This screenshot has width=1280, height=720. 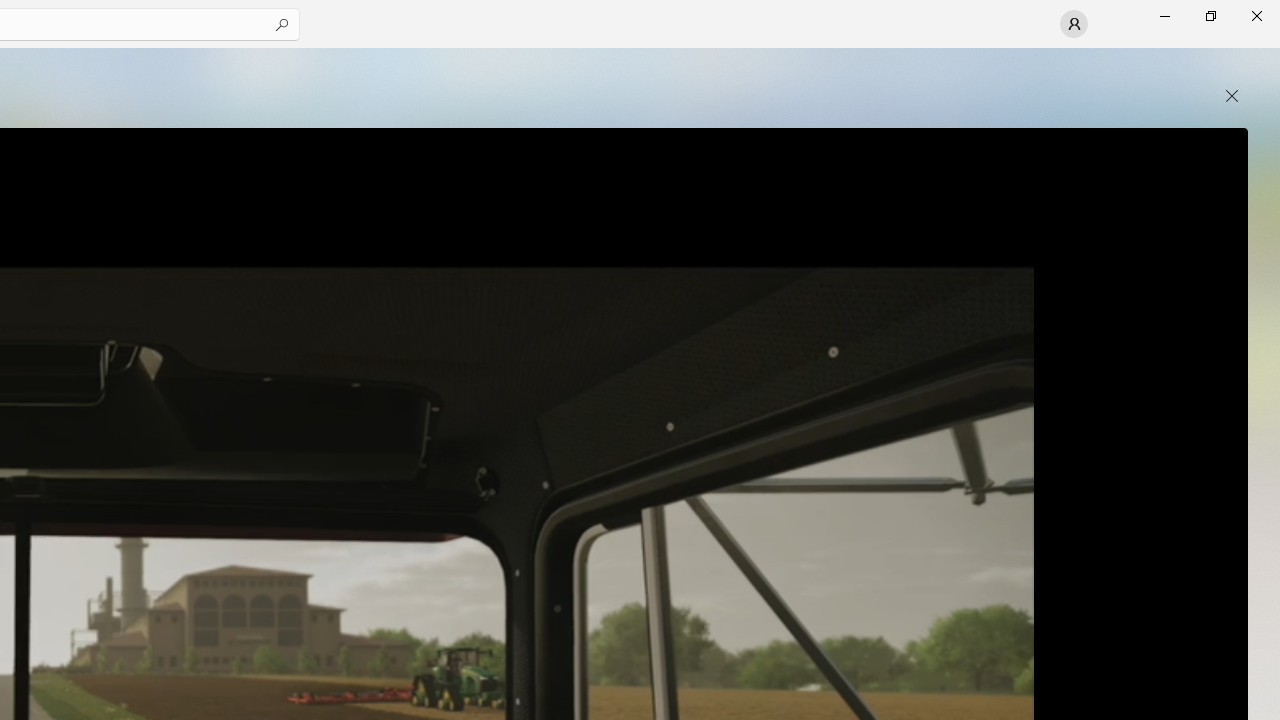 What do you see at coordinates (1164, 15) in the screenshot?
I see `'Minimize Microsoft Store'` at bounding box center [1164, 15].